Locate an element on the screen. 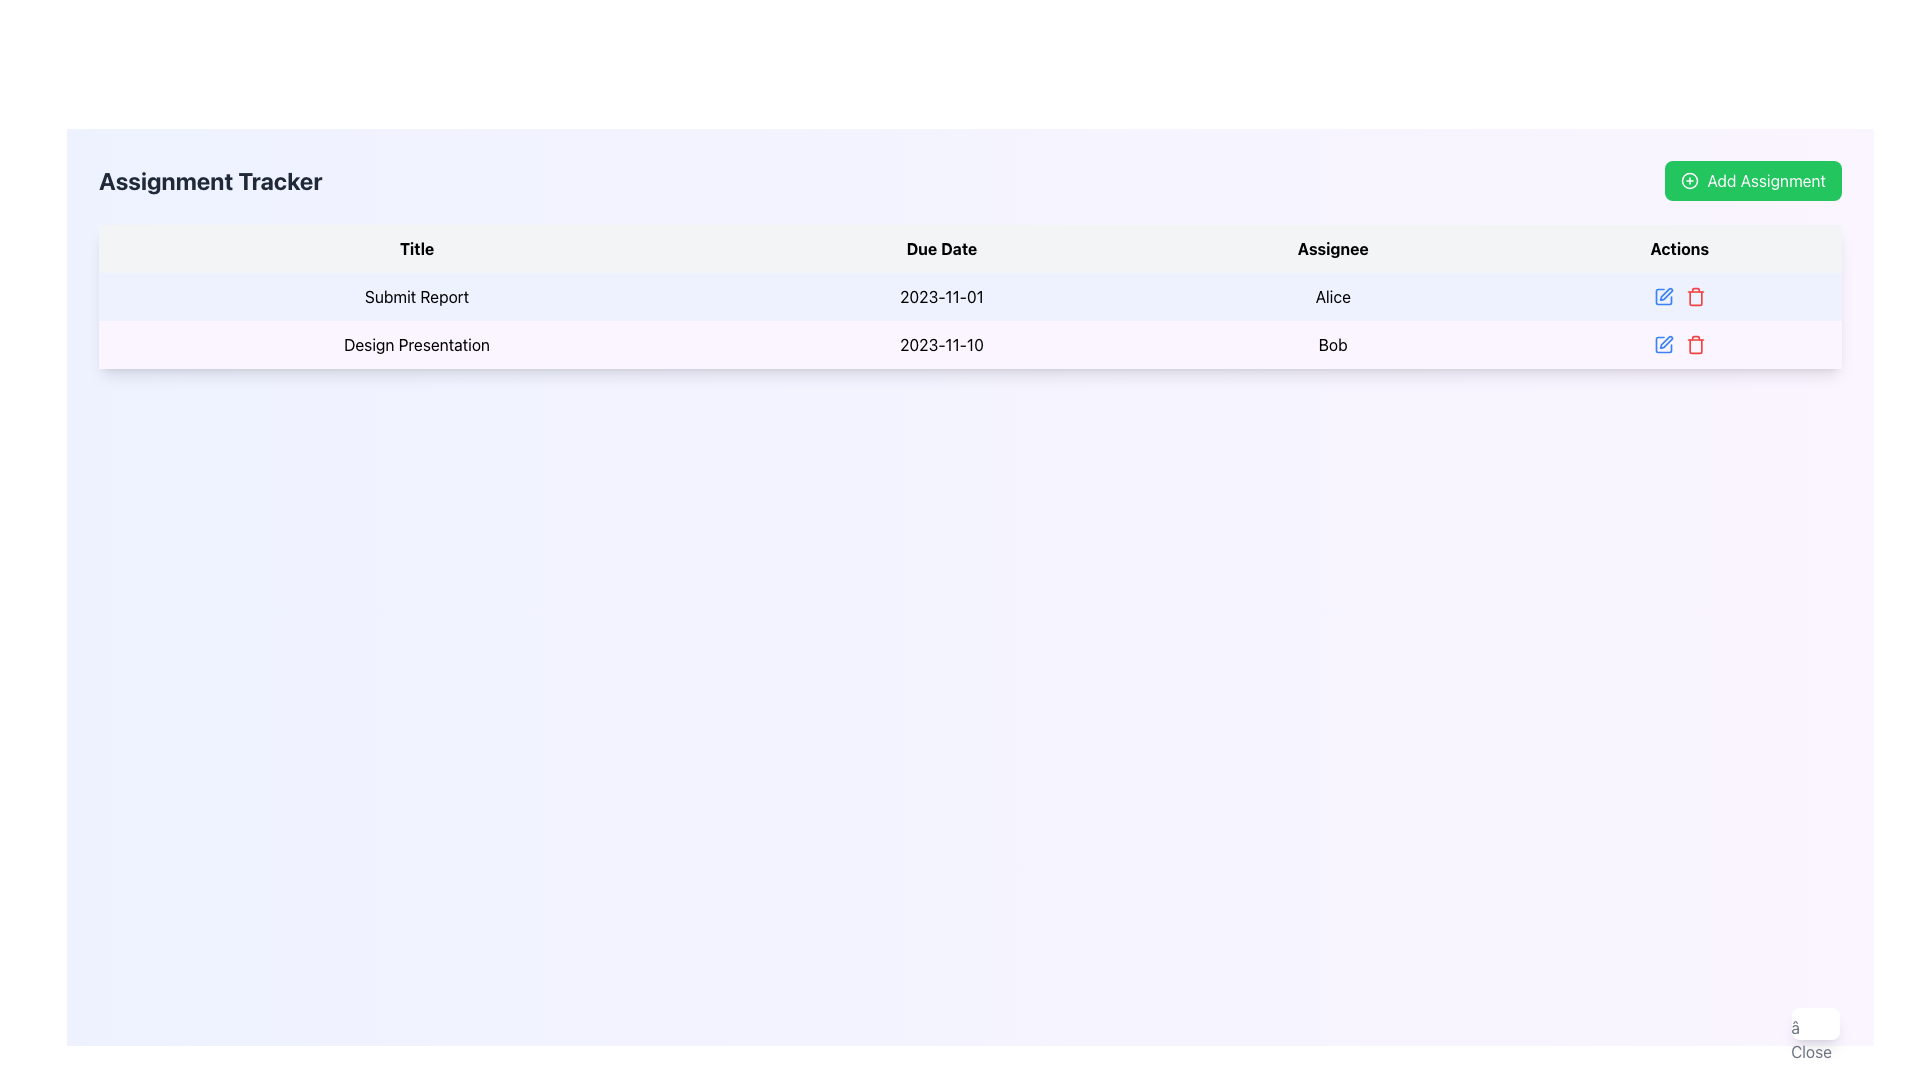  the interactive button group located in the 'Actions' column of the first row in the table, which contains icons for editing and deleting is located at coordinates (1679, 297).